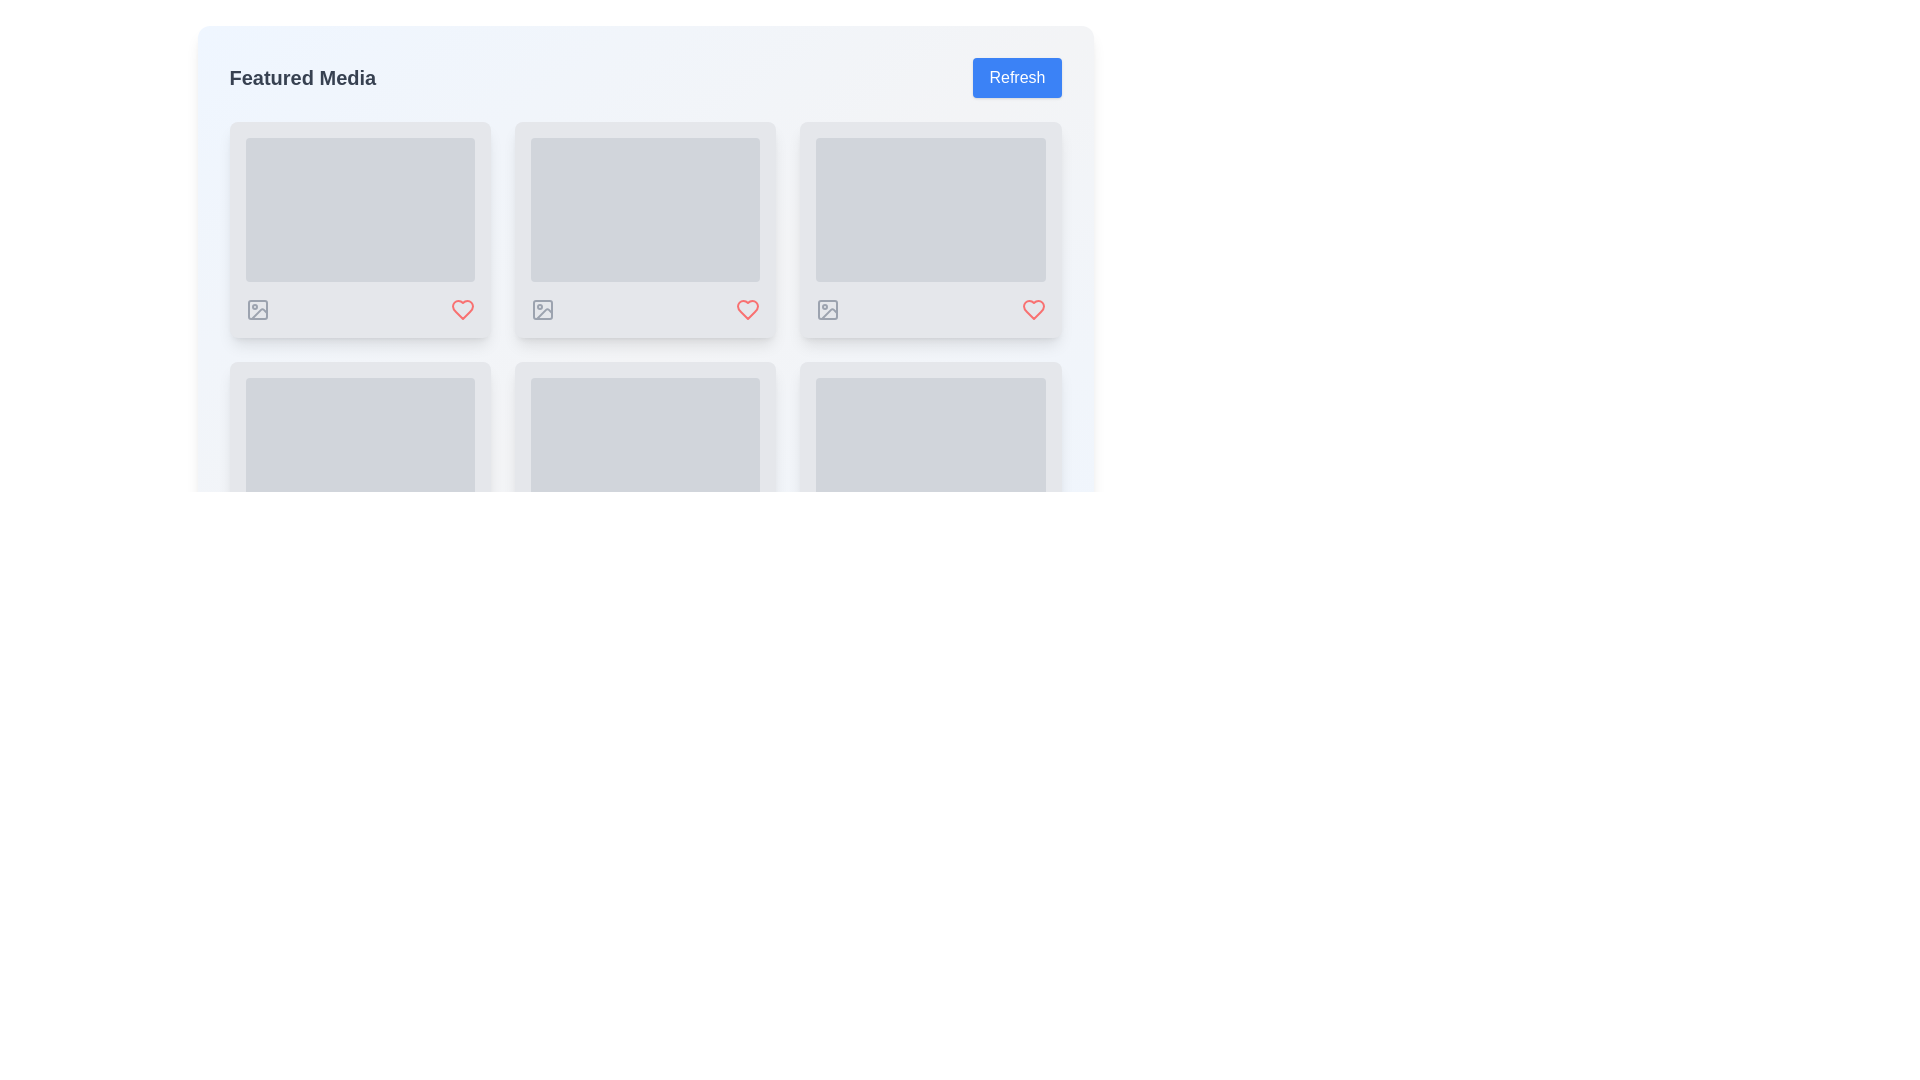 Image resolution: width=1920 pixels, height=1080 pixels. Describe the element at coordinates (461, 309) in the screenshot. I see `the heart icon located at the bottom-right corner of the second media card in the 'Featured Media' grid` at that location.